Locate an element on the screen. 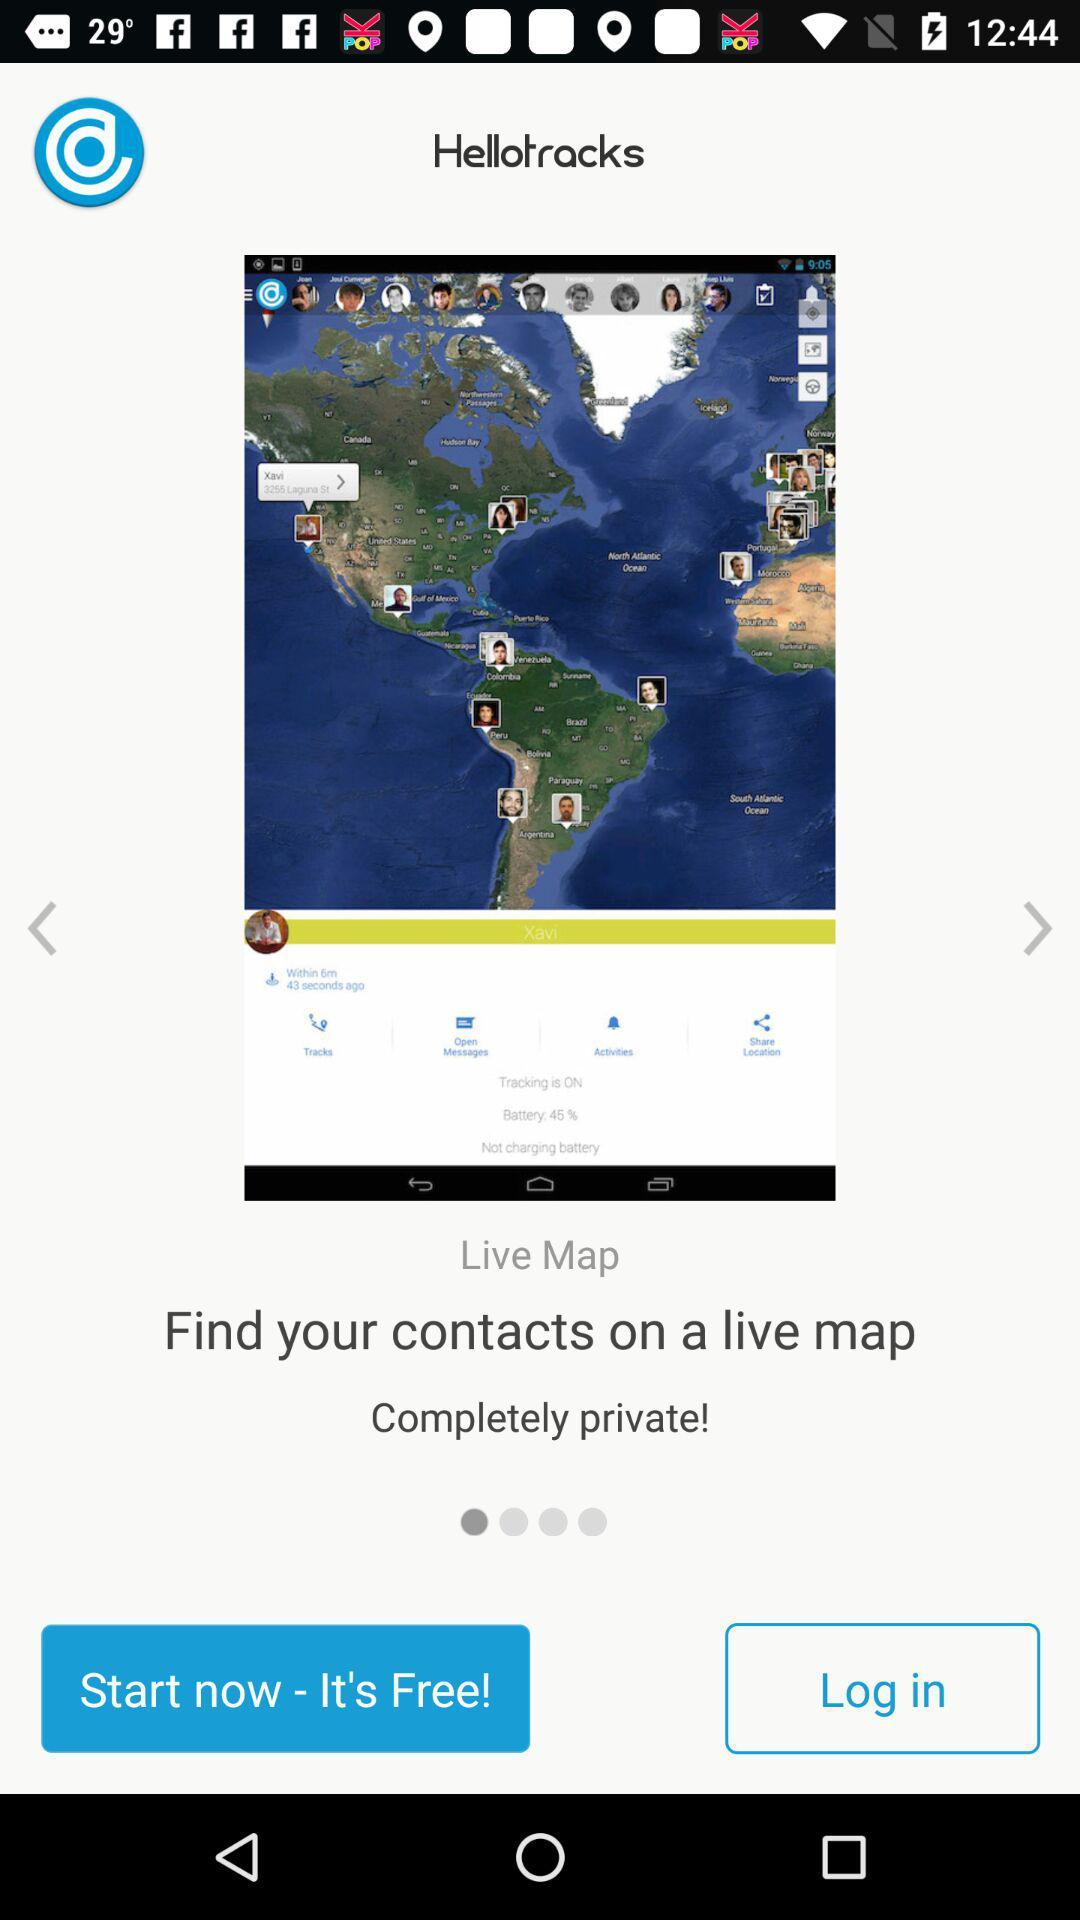 This screenshot has height=1920, width=1080. the icon next to the start now it item is located at coordinates (881, 1687).